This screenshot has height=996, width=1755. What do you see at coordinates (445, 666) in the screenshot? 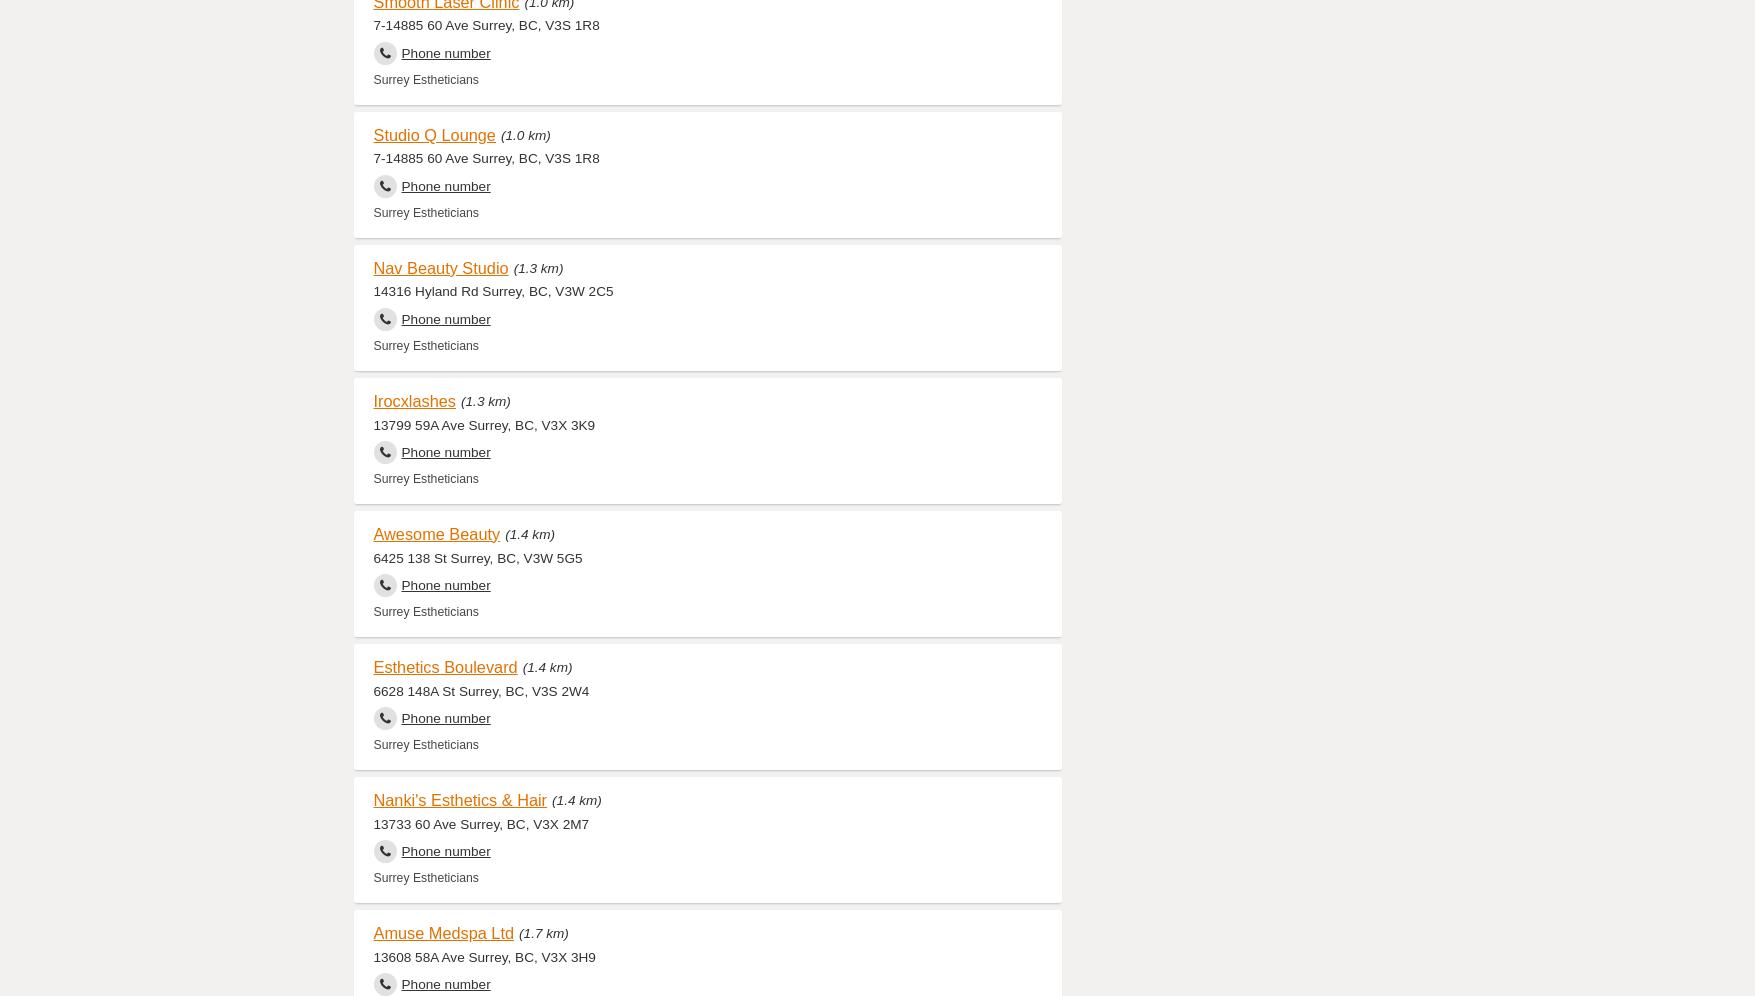
I see `'Esthetics Boulevard'` at bounding box center [445, 666].